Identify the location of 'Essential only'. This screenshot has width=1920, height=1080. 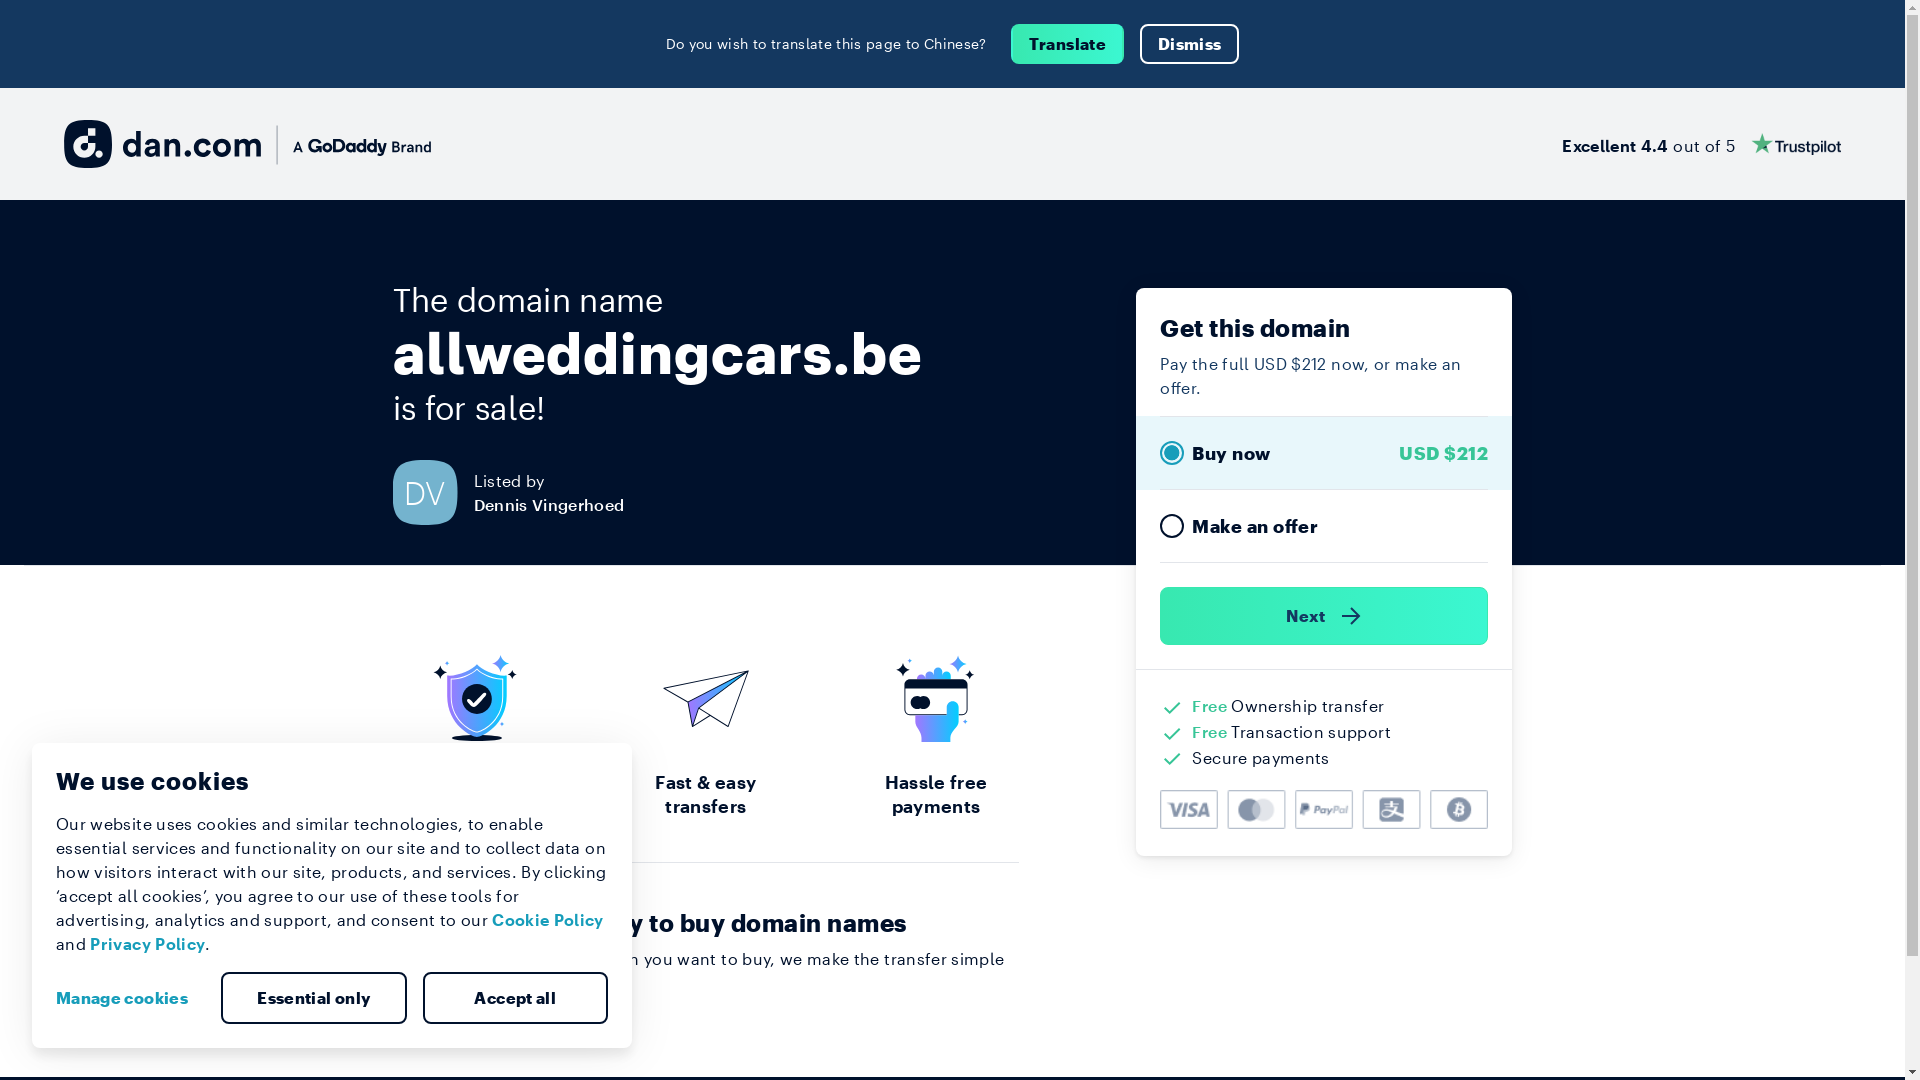
(312, 998).